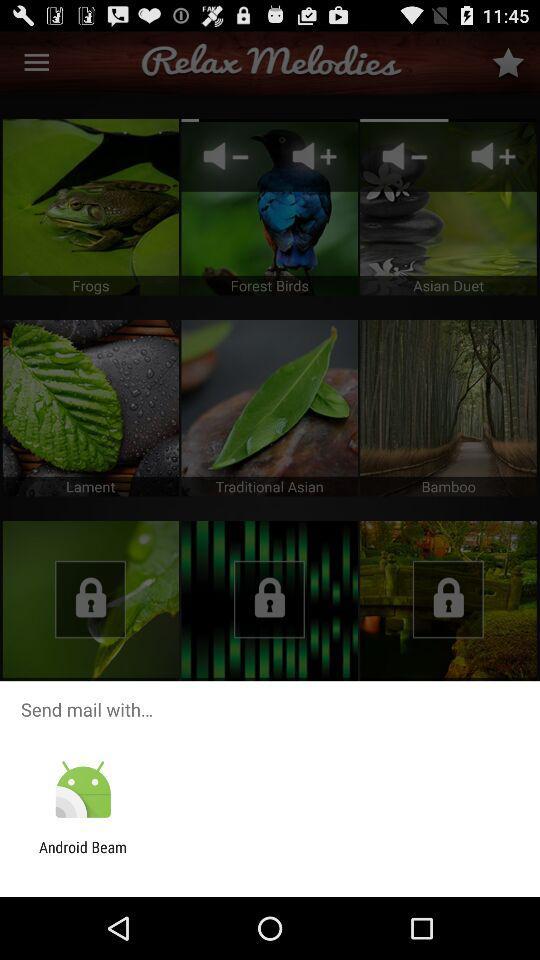 This screenshot has height=960, width=540. I want to click on item above the android beam item, so click(82, 790).